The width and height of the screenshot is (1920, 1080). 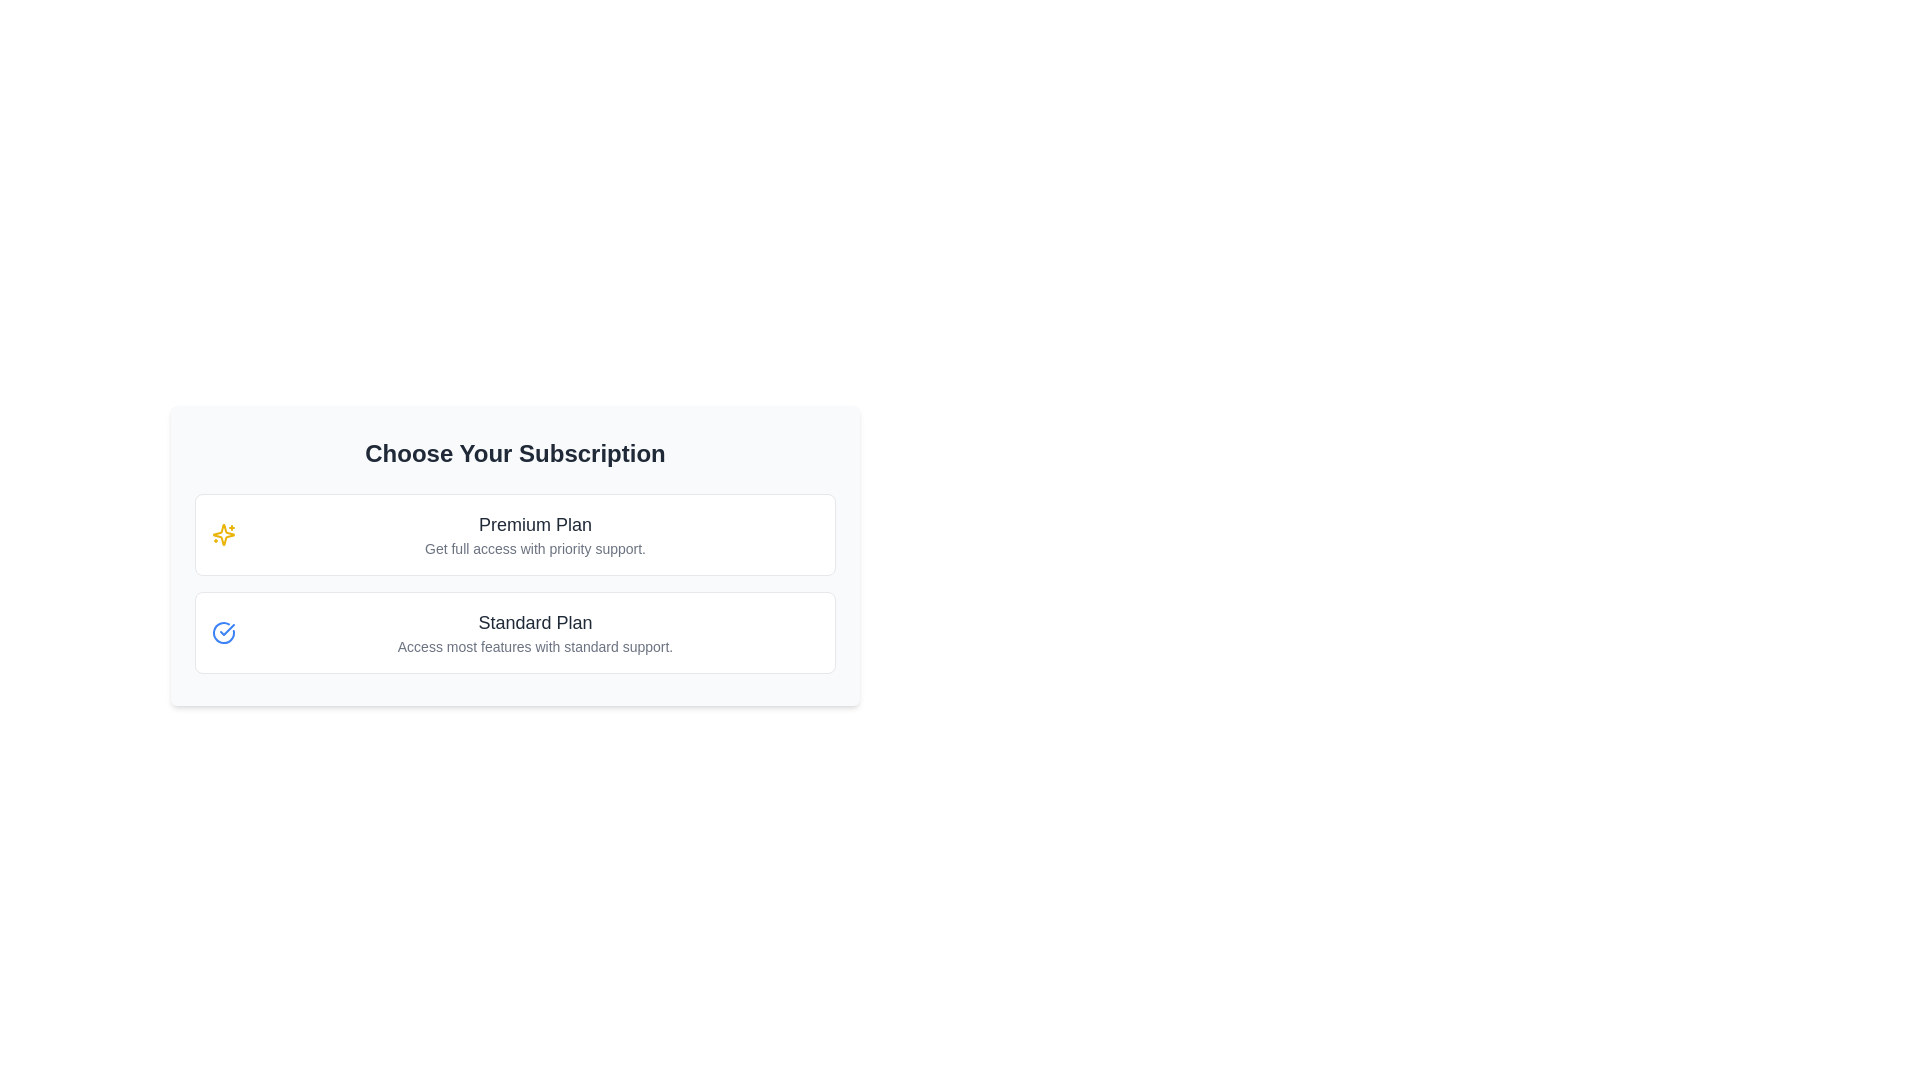 I want to click on the text label displaying 'Access most features with standard support.' which is located below the 'Standard Plan' header, so click(x=535, y=647).